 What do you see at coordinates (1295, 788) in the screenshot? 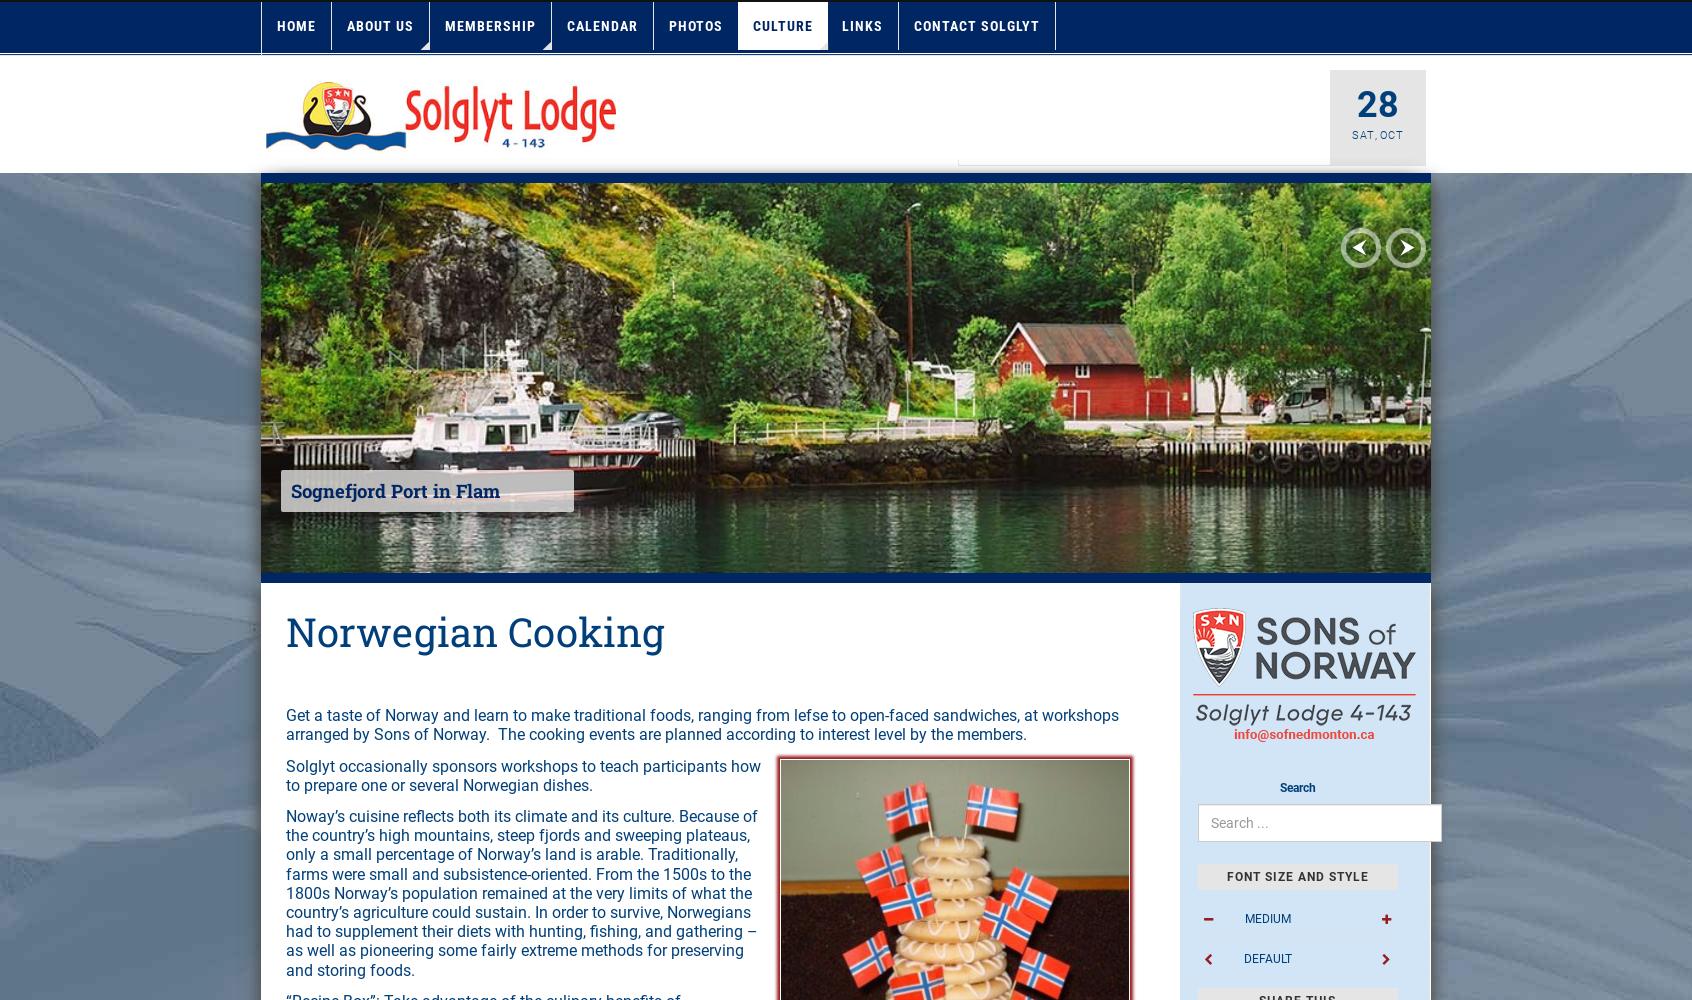
I see `'Search'` at bounding box center [1295, 788].